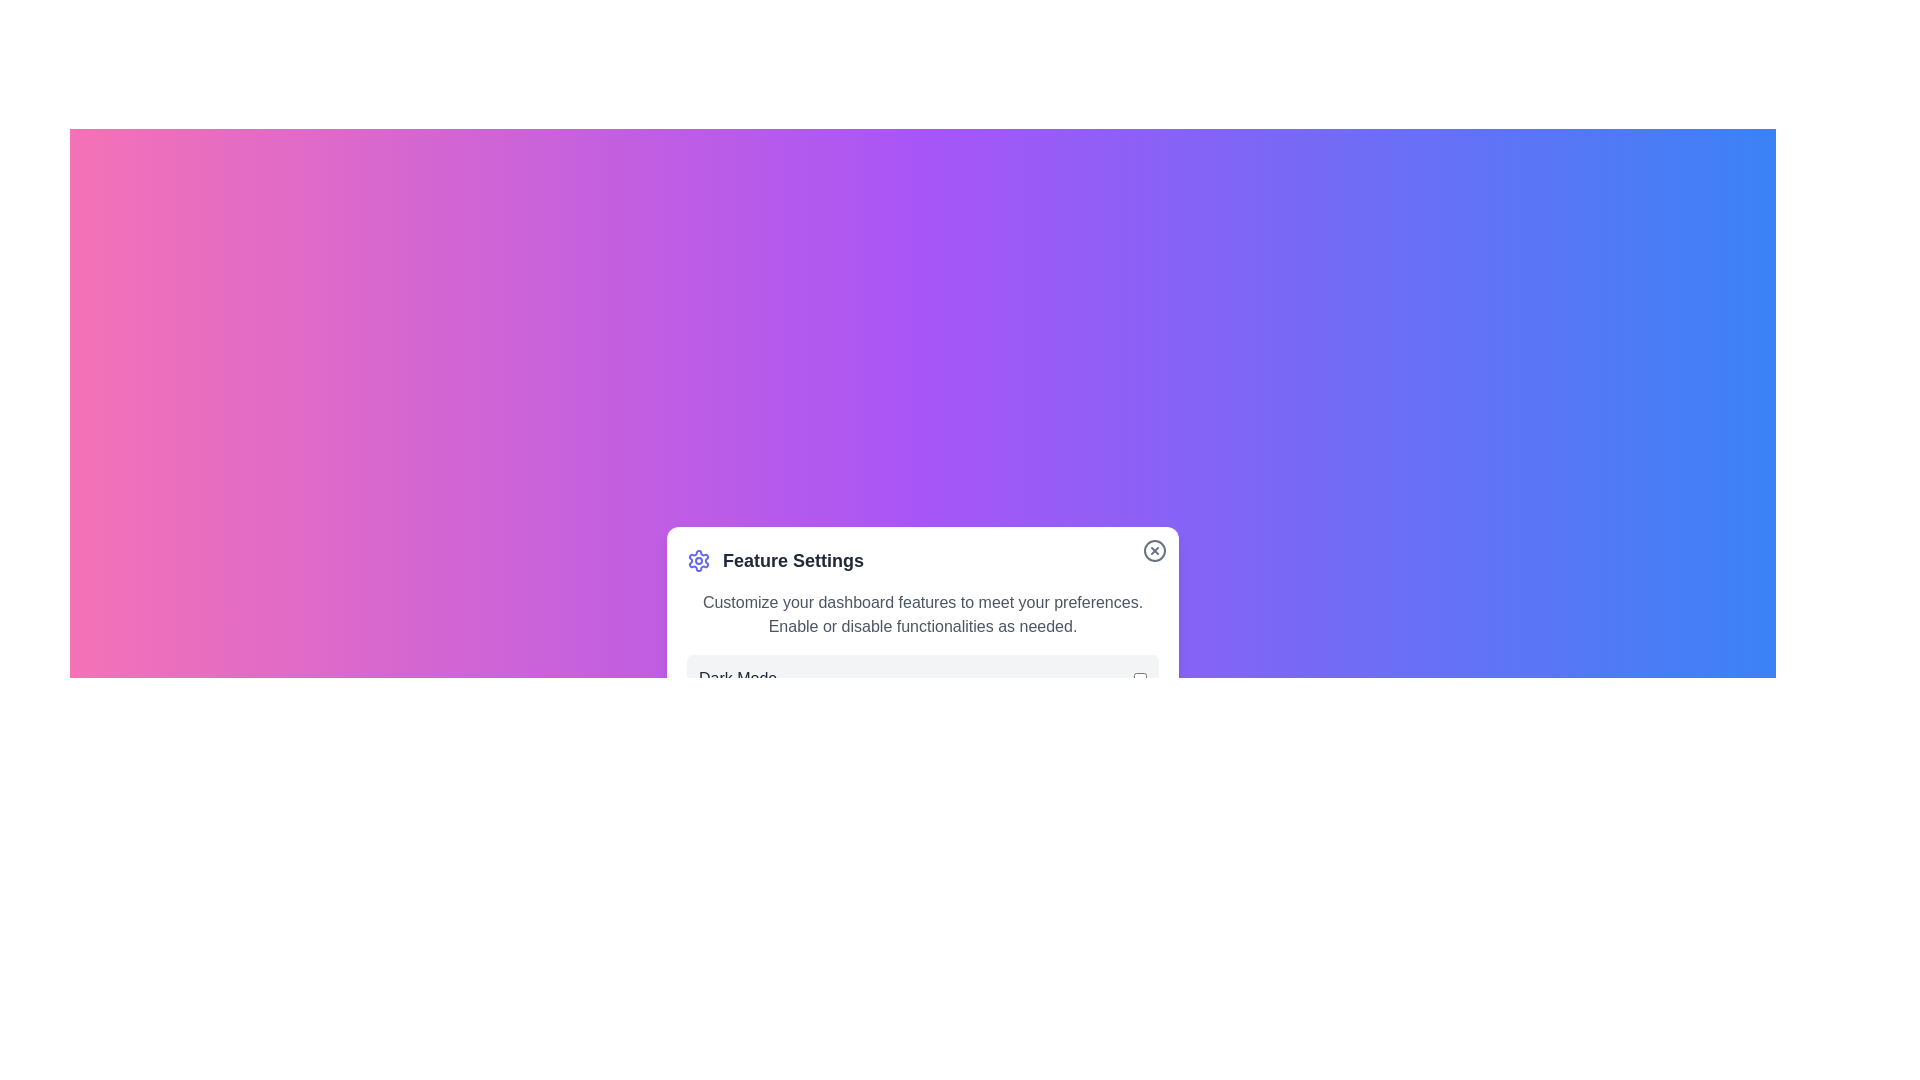 Image resolution: width=1920 pixels, height=1080 pixels. What do you see at coordinates (792, 560) in the screenshot?
I see `text content of the 'Feature Settings' label, which is prominently displayed in a large, bold font and is located near the top of a modal, next to a purple gear icon` at bounding box center [792, 560].